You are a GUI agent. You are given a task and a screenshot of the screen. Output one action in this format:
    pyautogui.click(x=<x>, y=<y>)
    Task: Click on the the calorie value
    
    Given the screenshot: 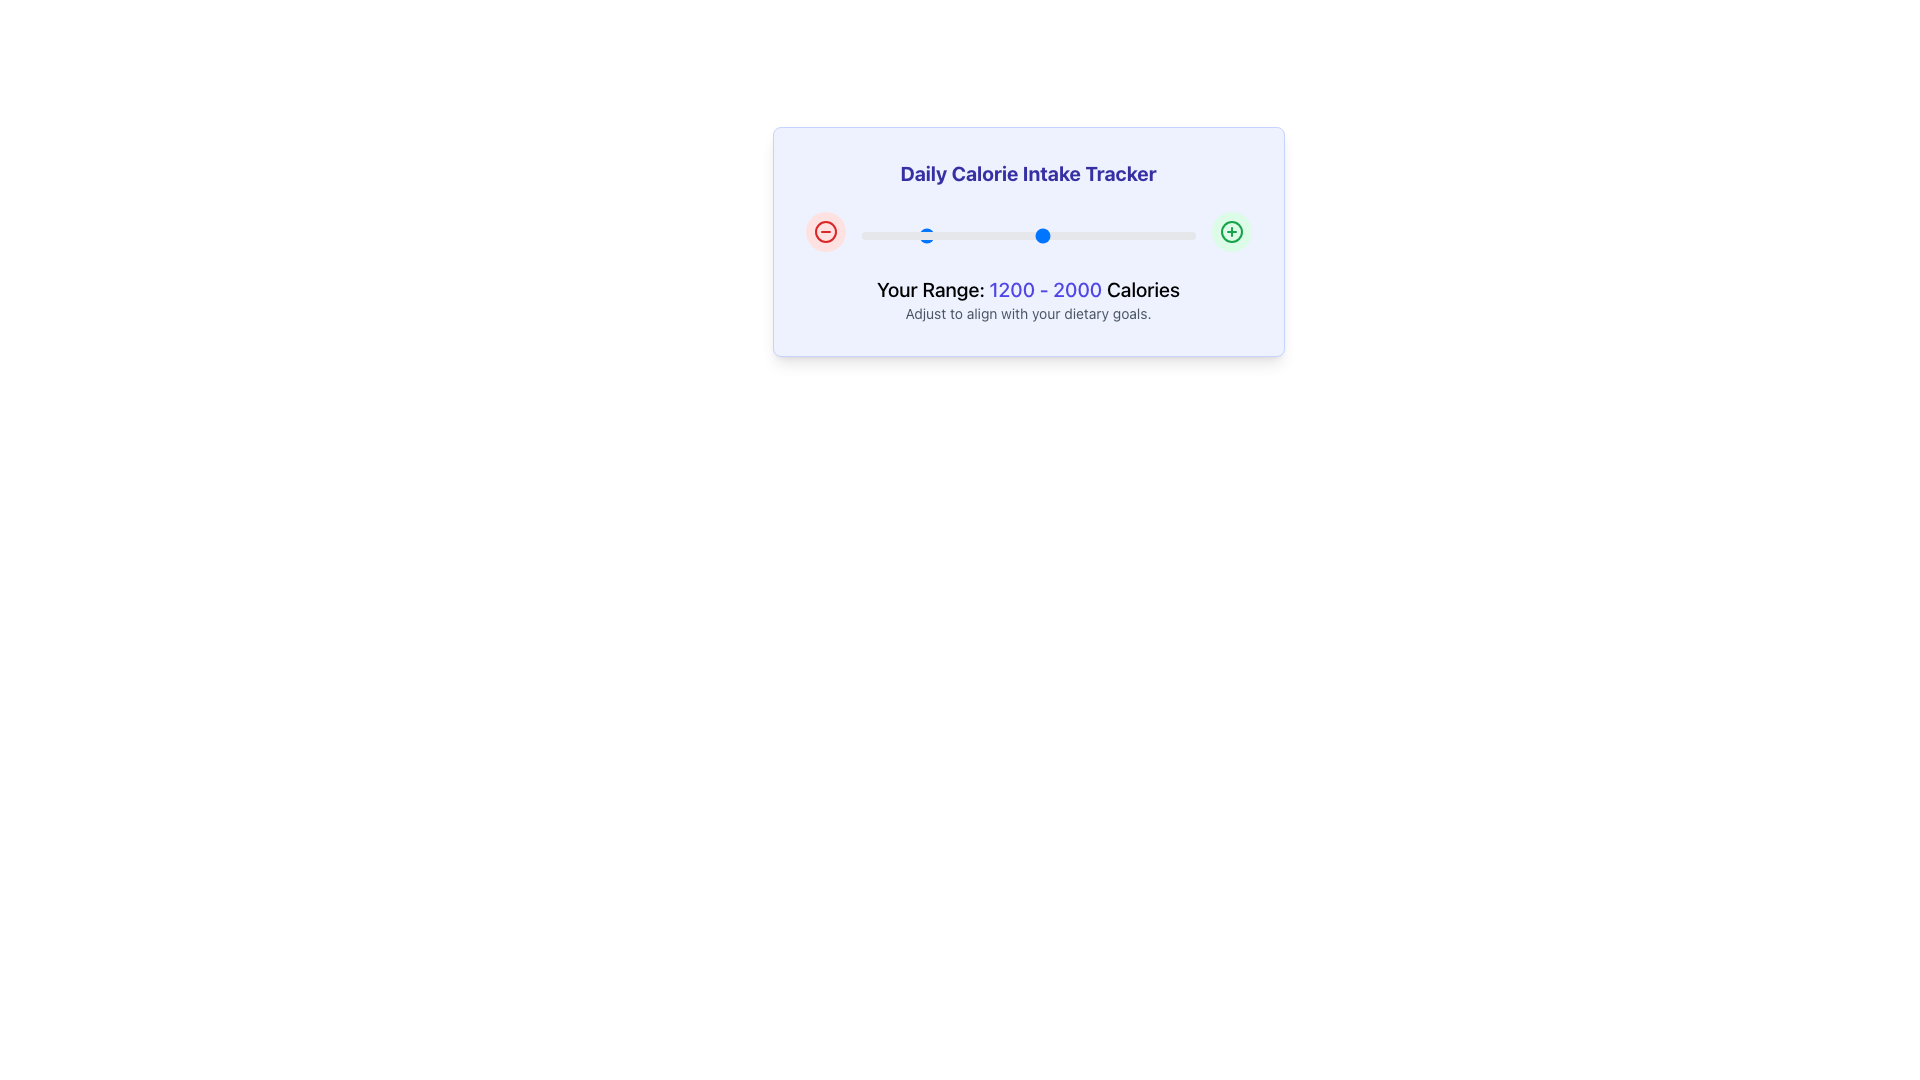 What is the action you would take?
    pyautogui.click(x=869, y=234)
    